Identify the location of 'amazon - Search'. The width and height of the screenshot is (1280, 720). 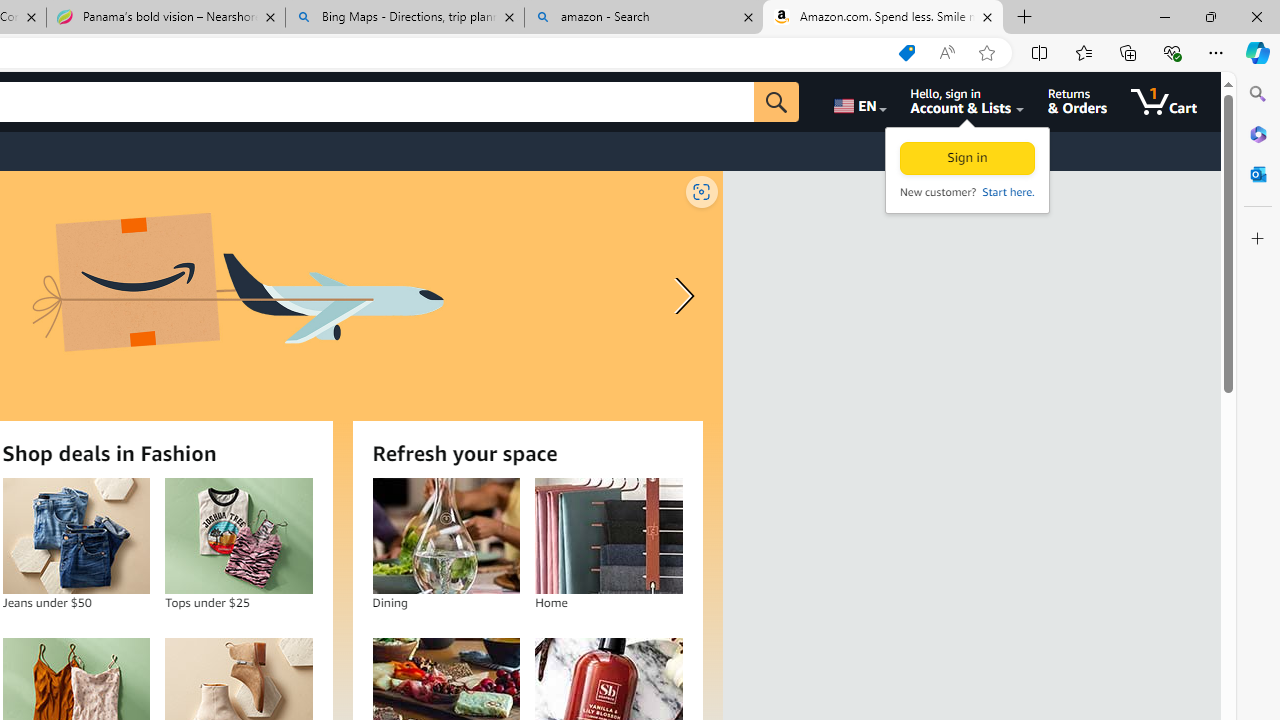
(643, 17).